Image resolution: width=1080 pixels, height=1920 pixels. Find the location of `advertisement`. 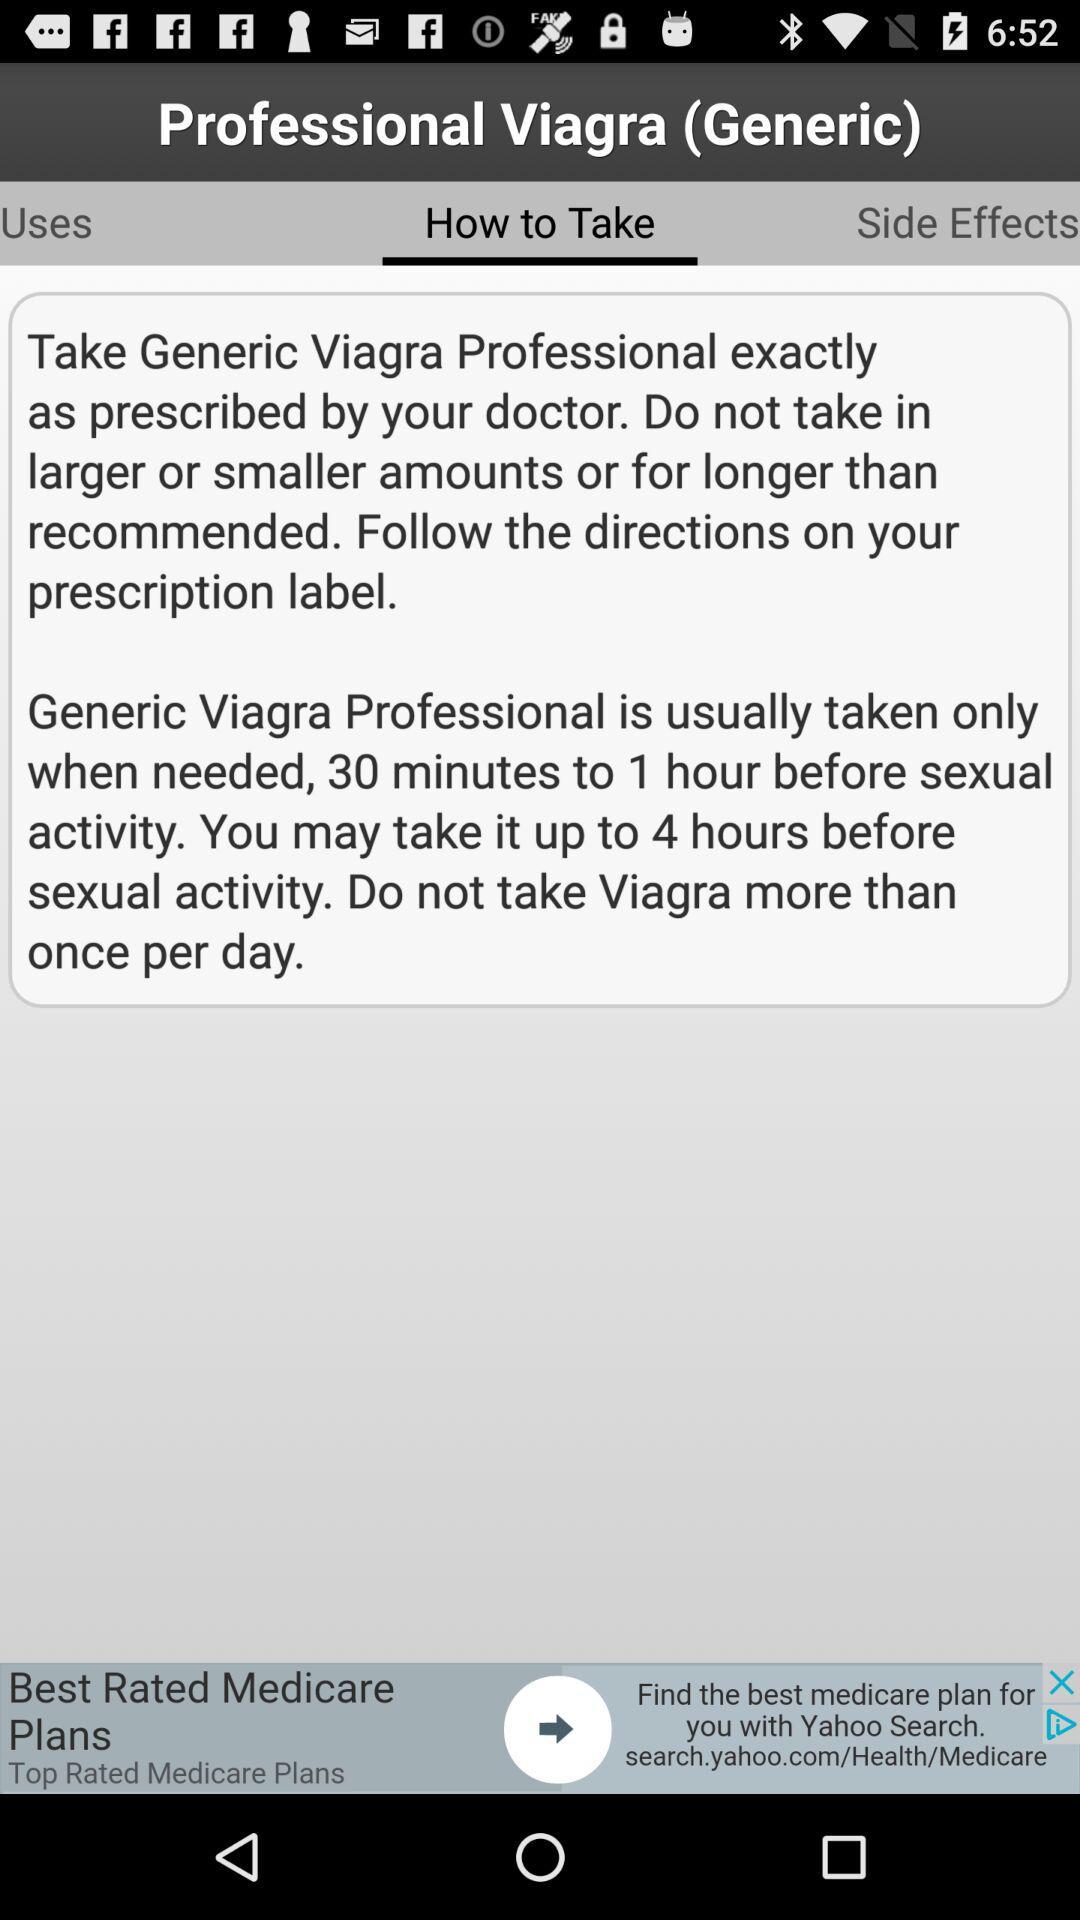

advertisement is located at coordinates (540, 1727).